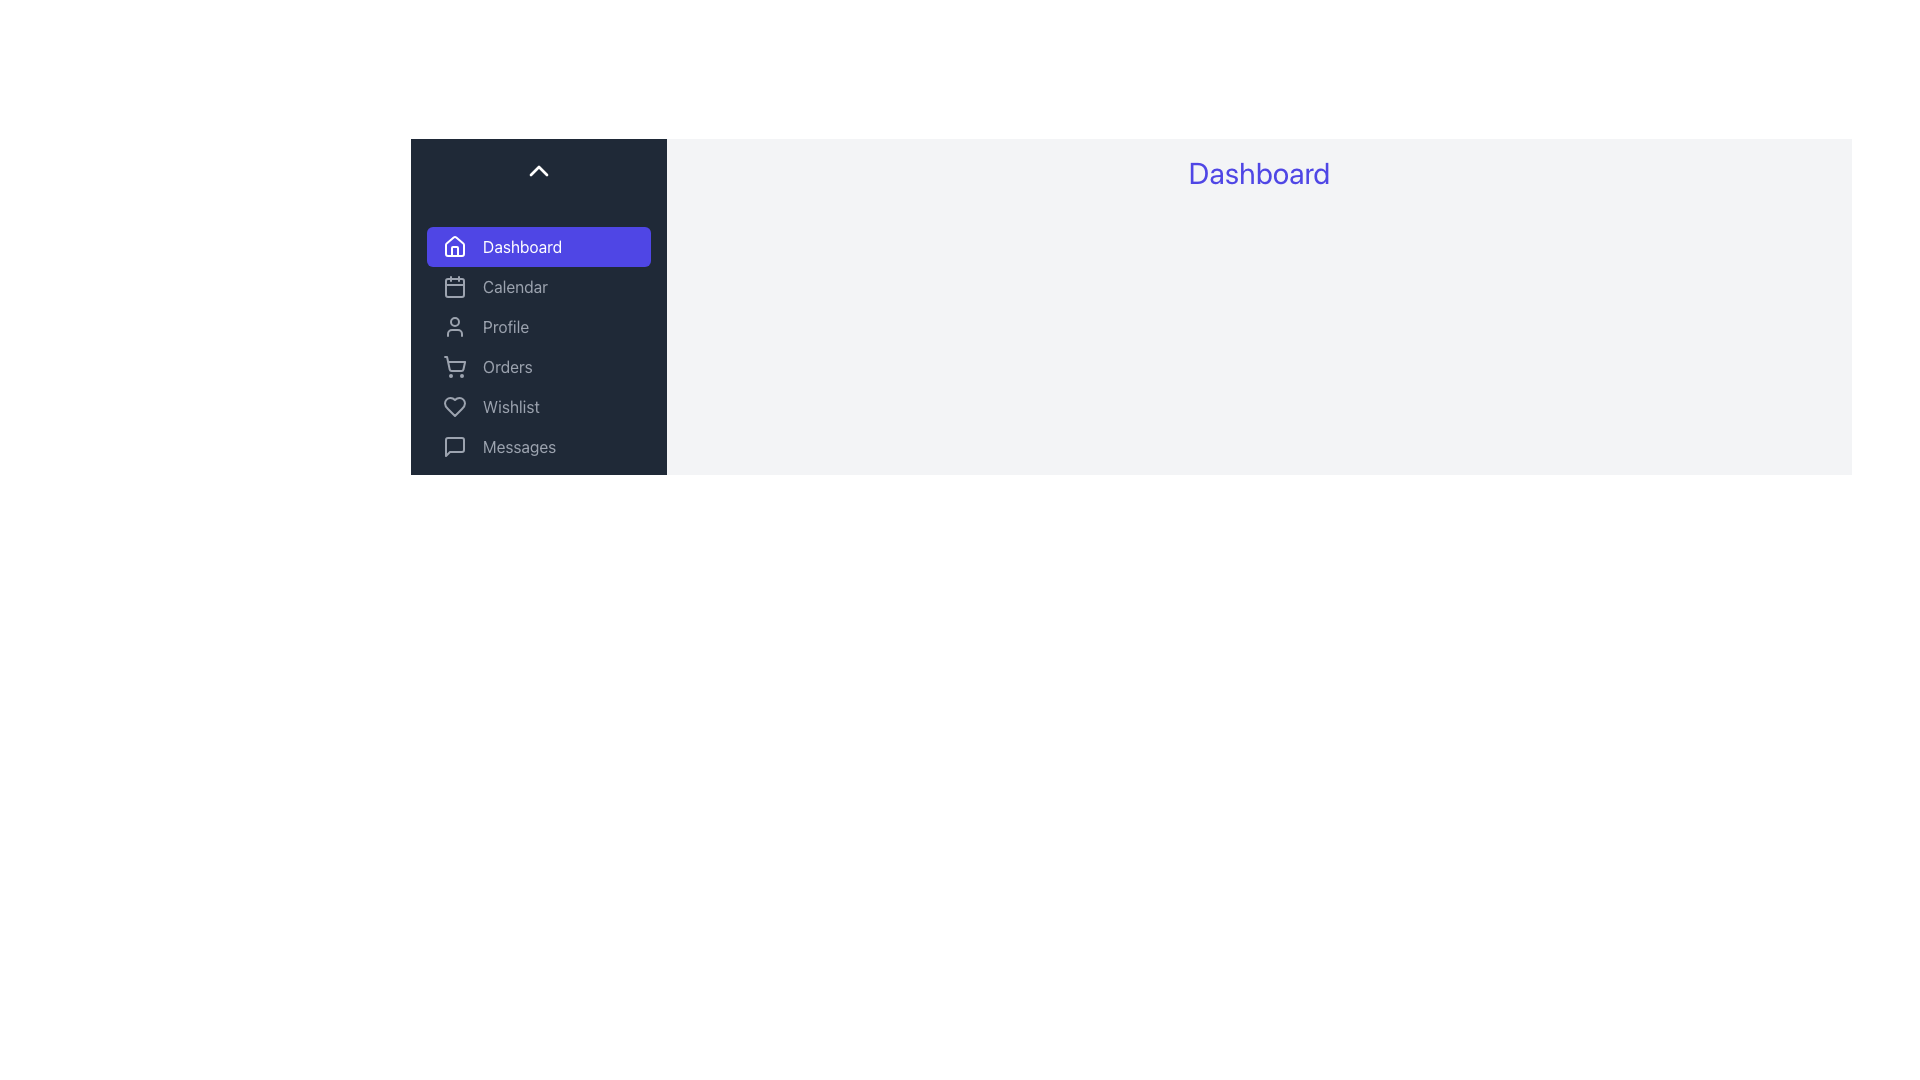 This screenshot has height=1080, width=1920. Describe the element at coordinates (522, 245) in the screenshot. I see `the 'Dashboard' text label located on the sidebar menu, which is styled with a sans-serif font and positioned to the right of a house icon` at that location.